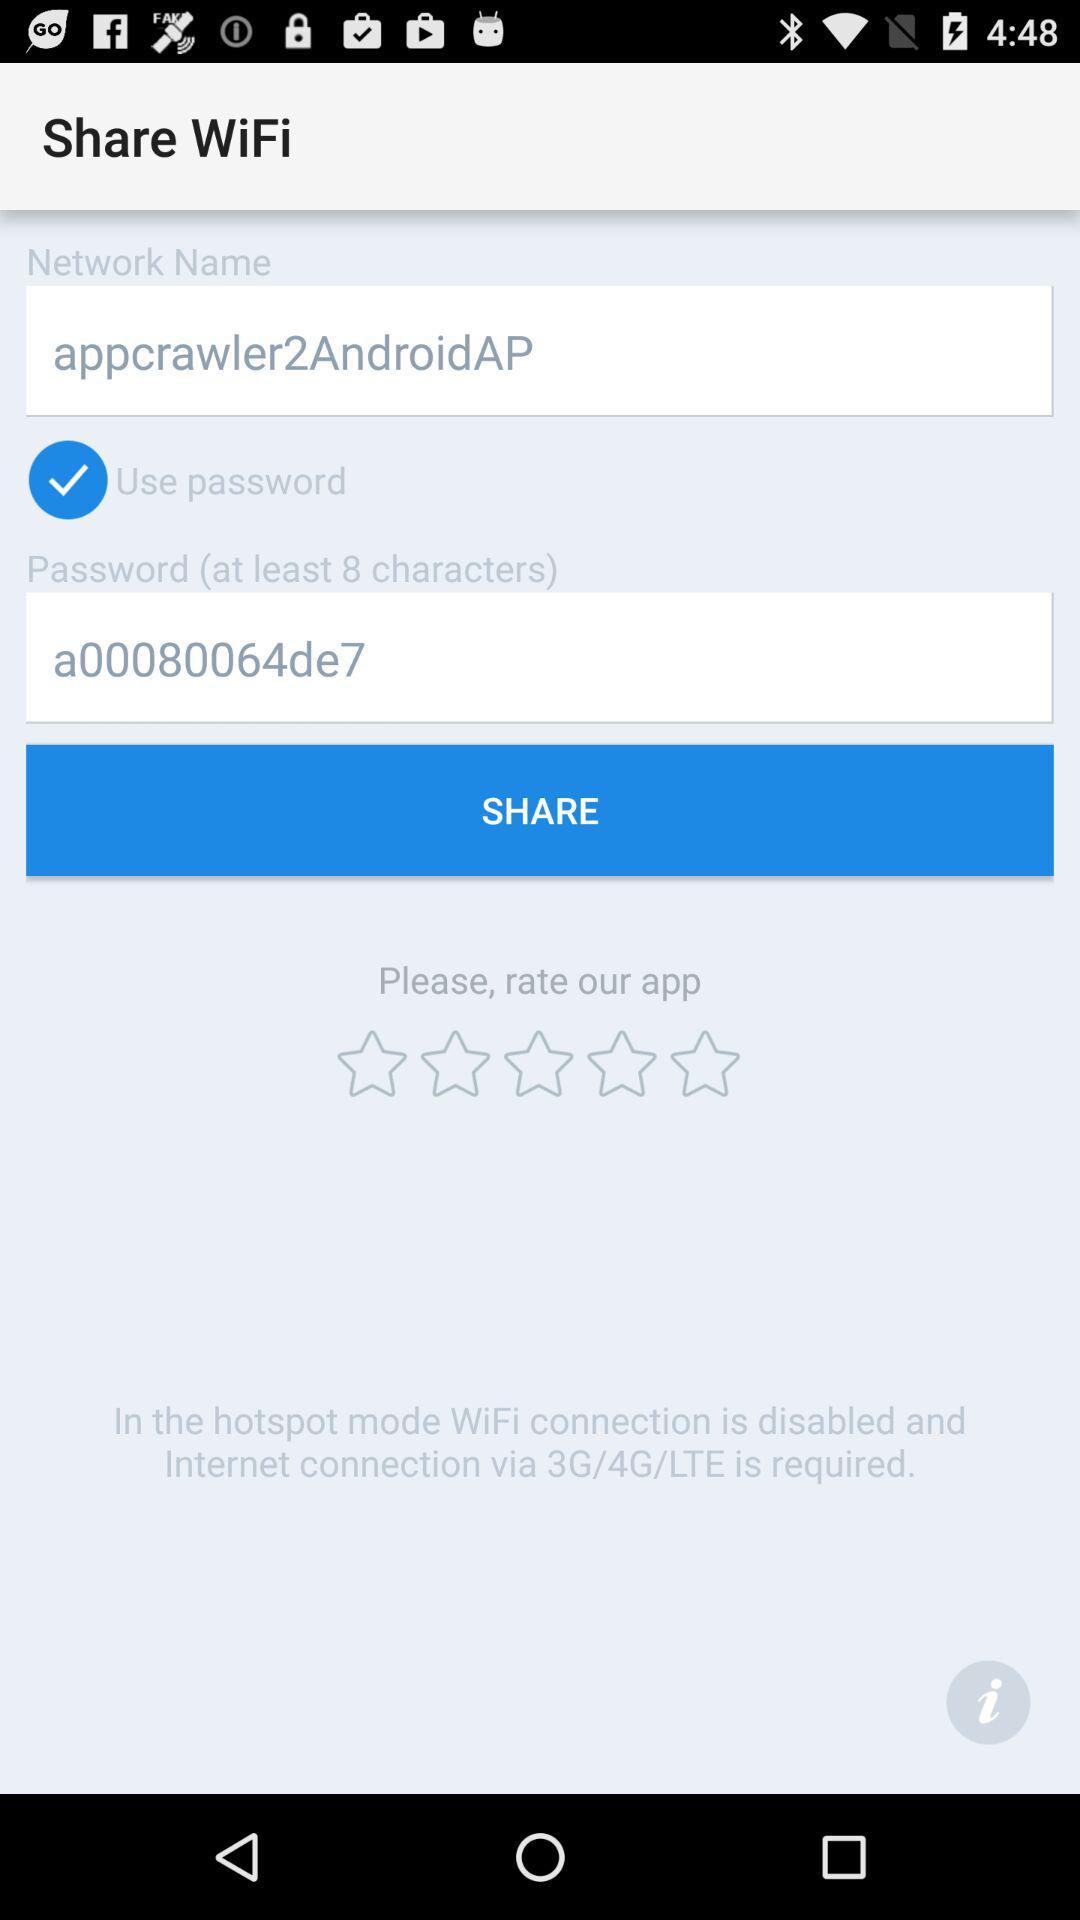 This screenshot has height=1920, width=1080. What do you see at coordinates (540, 351) in the screenshot?
I see `the appcrawler2androidap item` at bounding box center [540, 351].